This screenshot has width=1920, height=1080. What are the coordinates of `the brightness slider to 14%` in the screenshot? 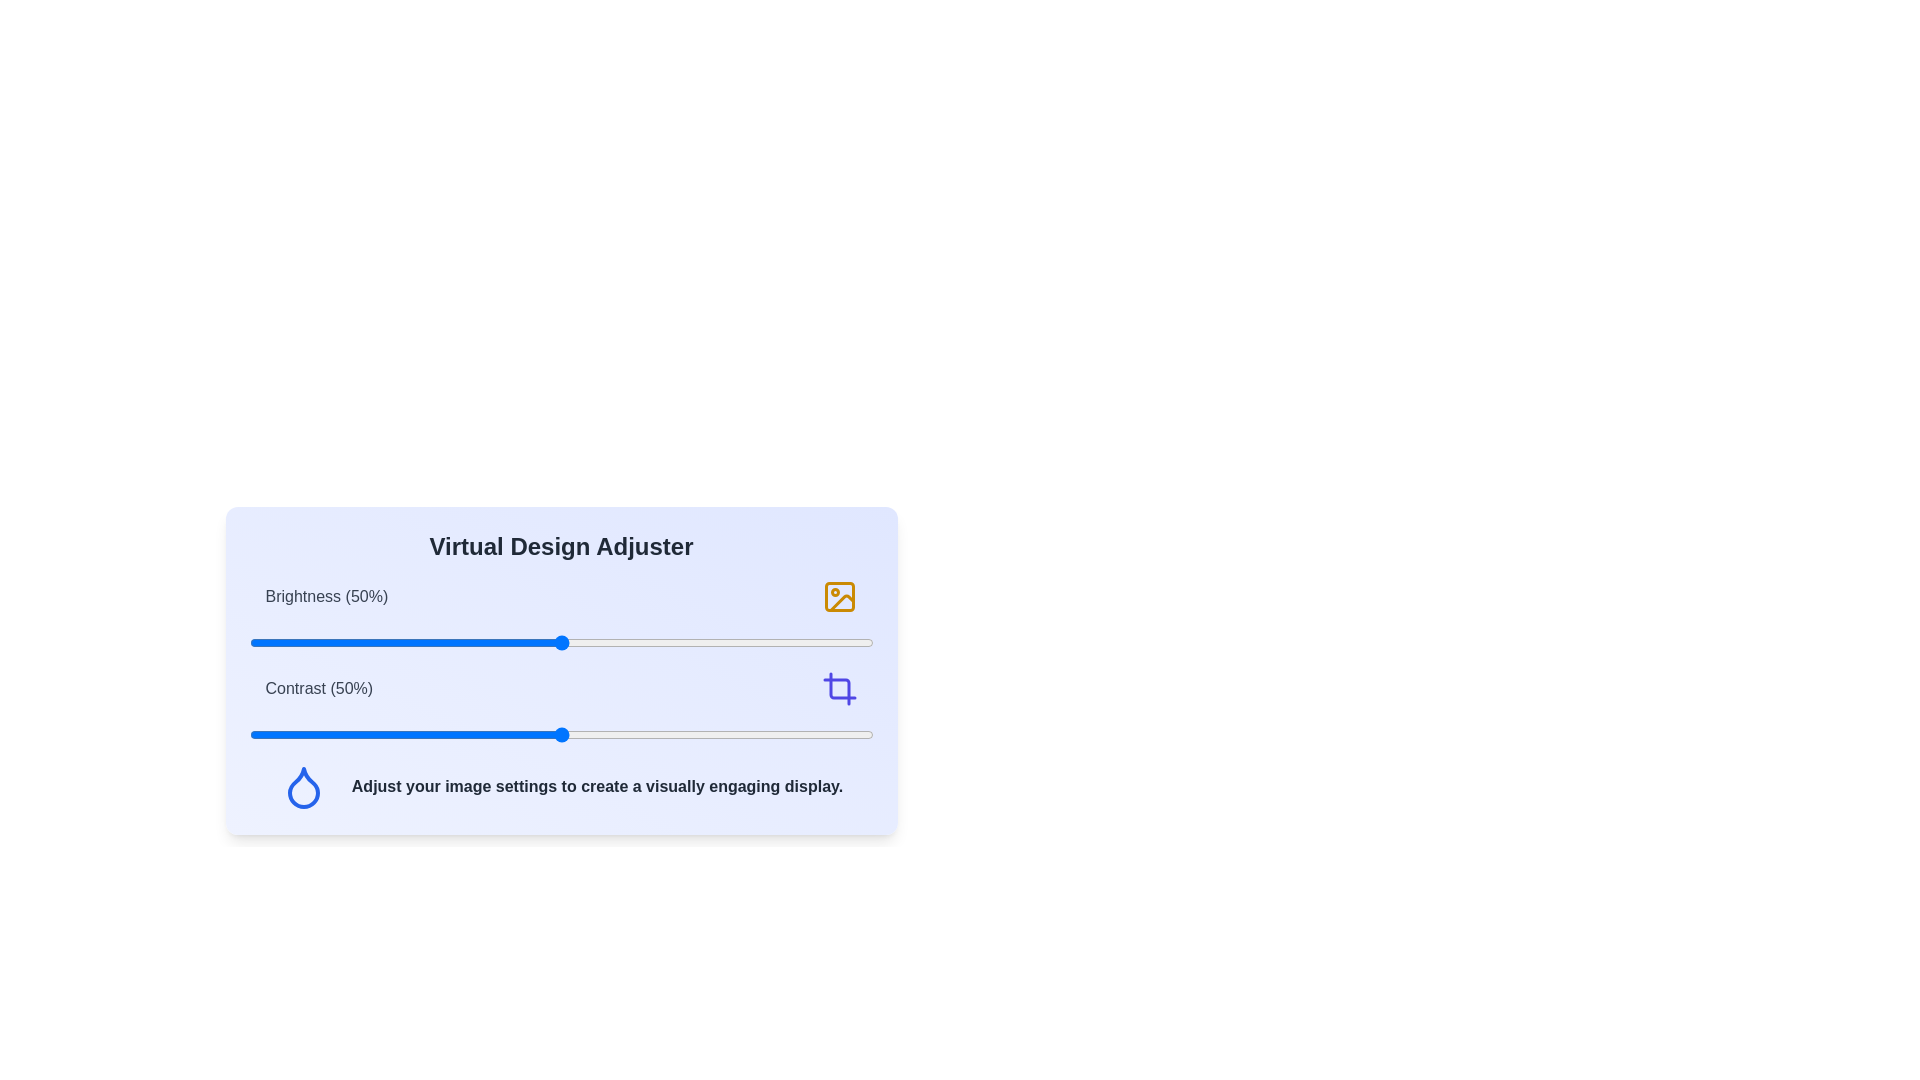 It's located at (336, 643).